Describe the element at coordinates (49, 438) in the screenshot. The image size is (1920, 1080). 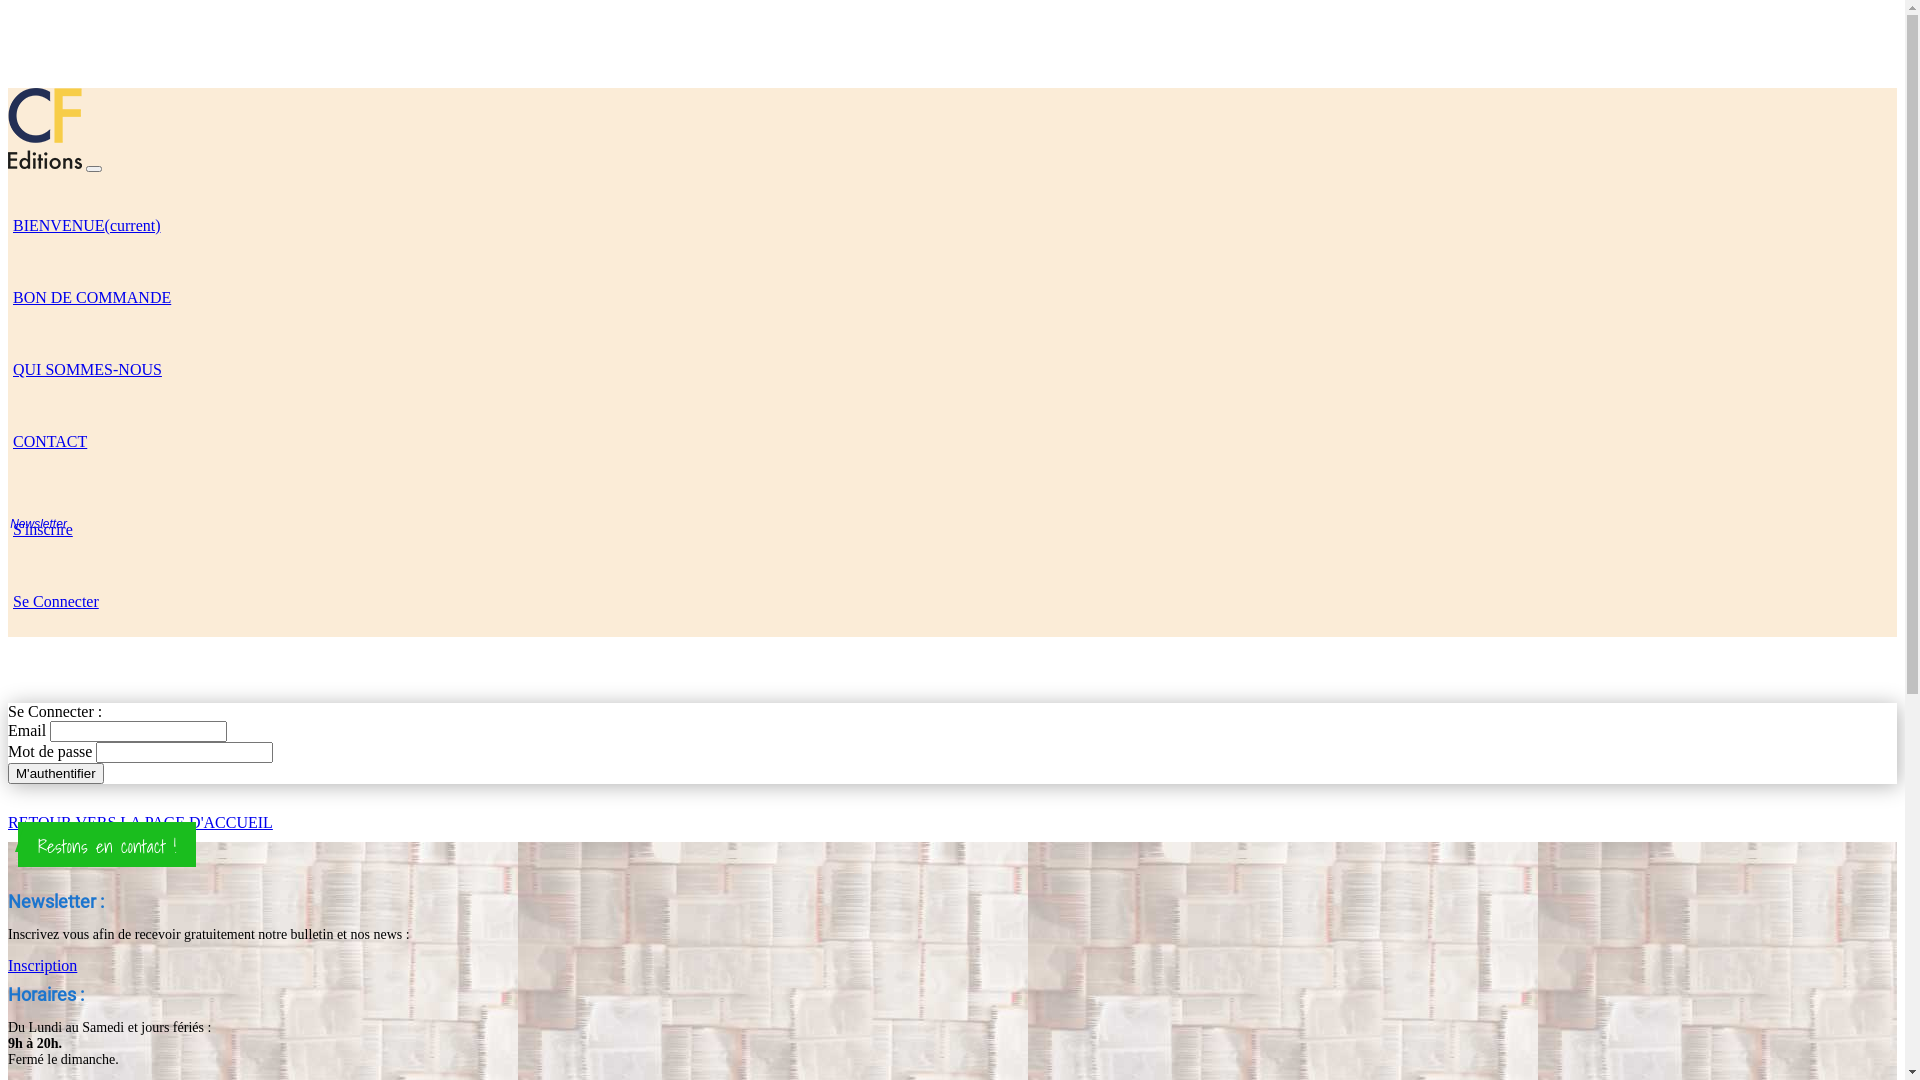
I see `'CONTACT'` at that location.